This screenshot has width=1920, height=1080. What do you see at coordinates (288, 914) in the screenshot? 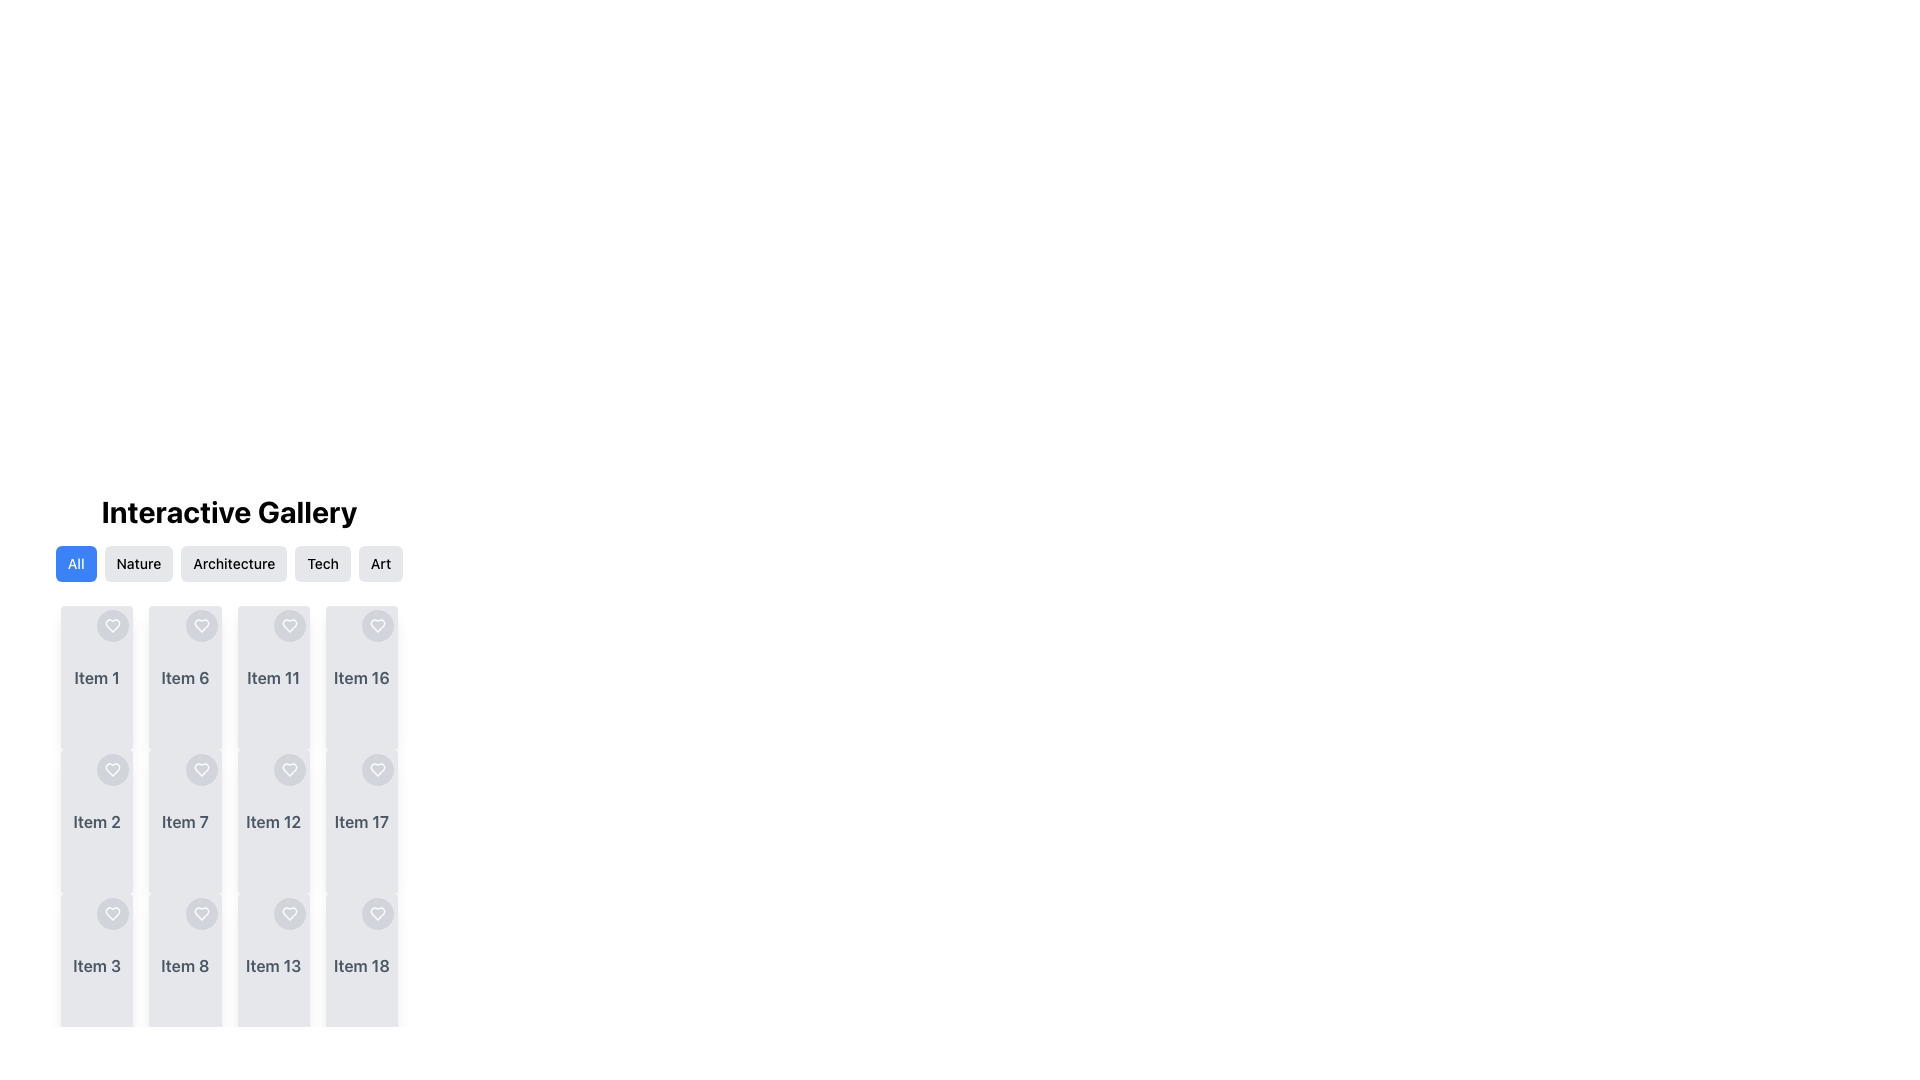
I see `the heart-shaped icon button located in the card labeled 'Item 13' to favorite the item` at bounding box center [288, 914].